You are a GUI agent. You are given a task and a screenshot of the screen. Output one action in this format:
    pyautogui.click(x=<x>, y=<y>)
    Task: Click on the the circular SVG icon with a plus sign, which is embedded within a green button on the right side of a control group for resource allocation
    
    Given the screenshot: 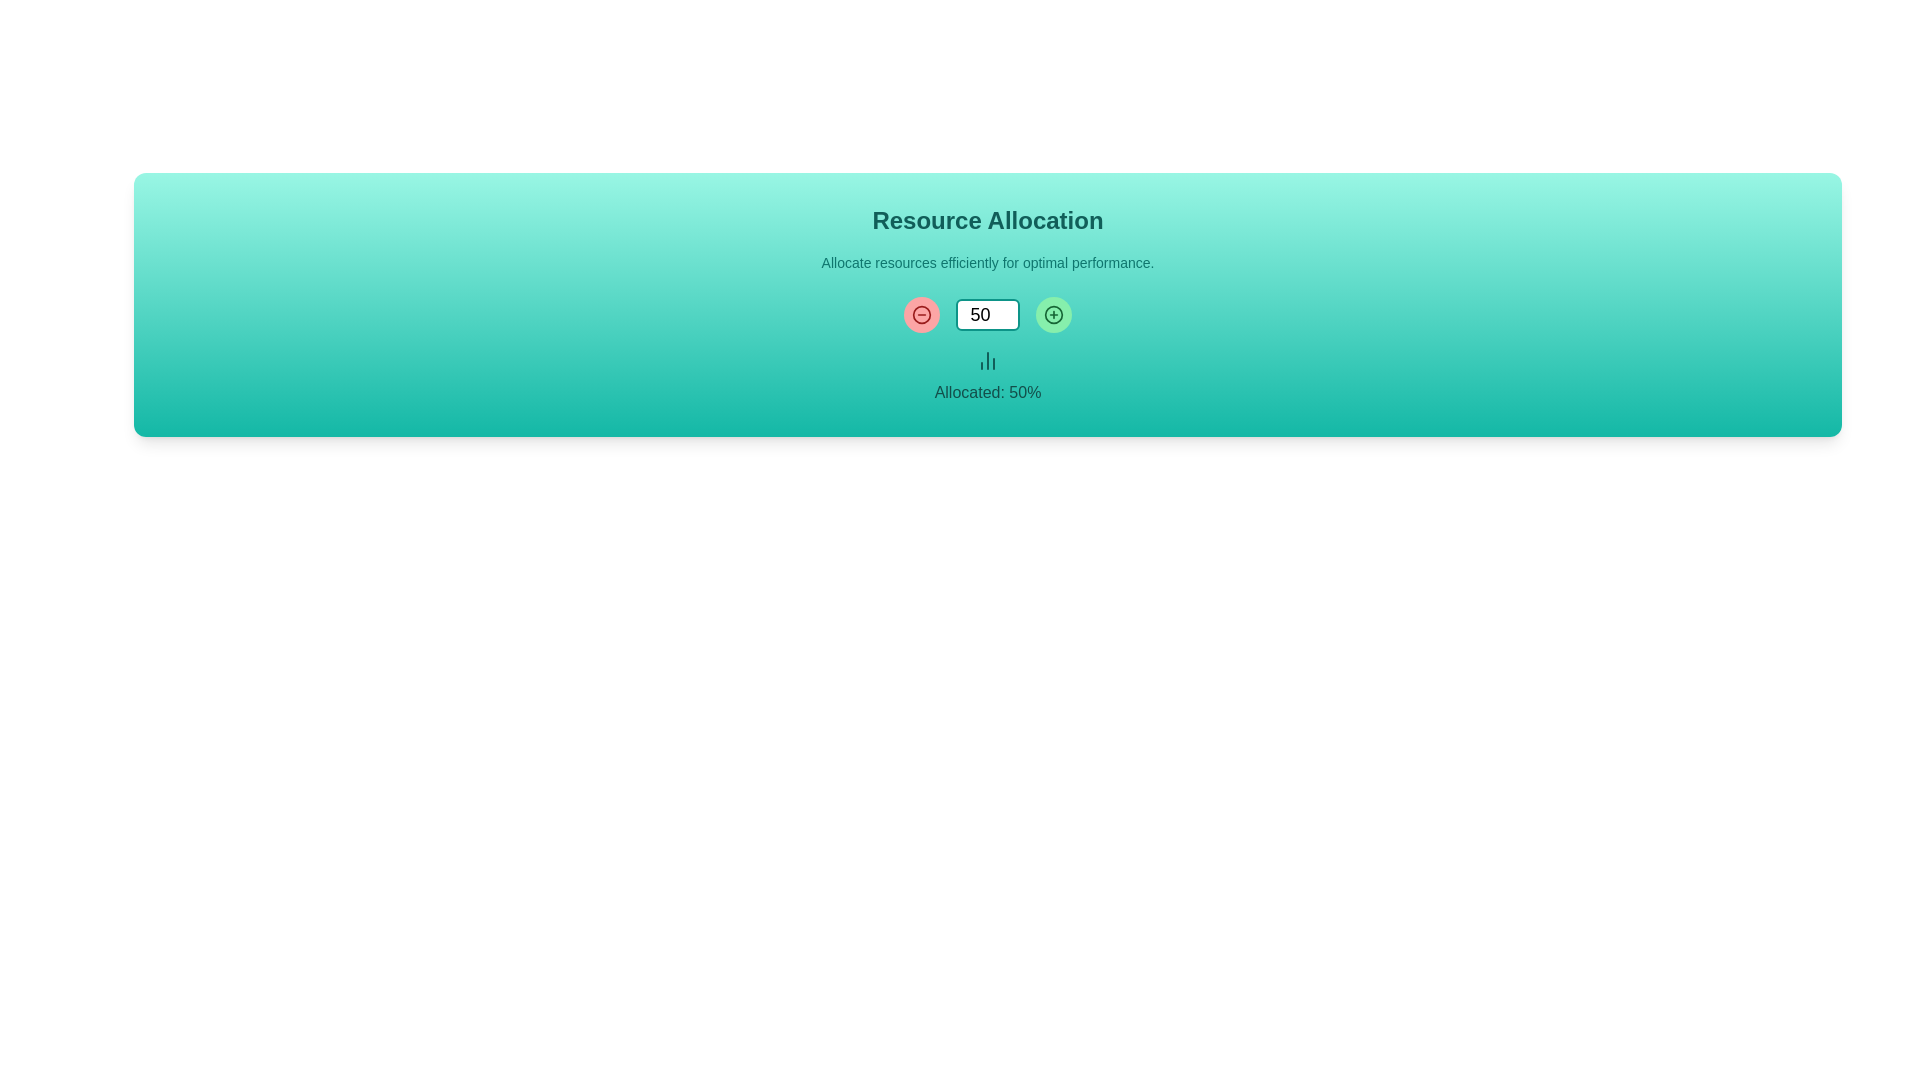 What is the action you would take?
    pyautogui.click(x=1053, y=315)
    